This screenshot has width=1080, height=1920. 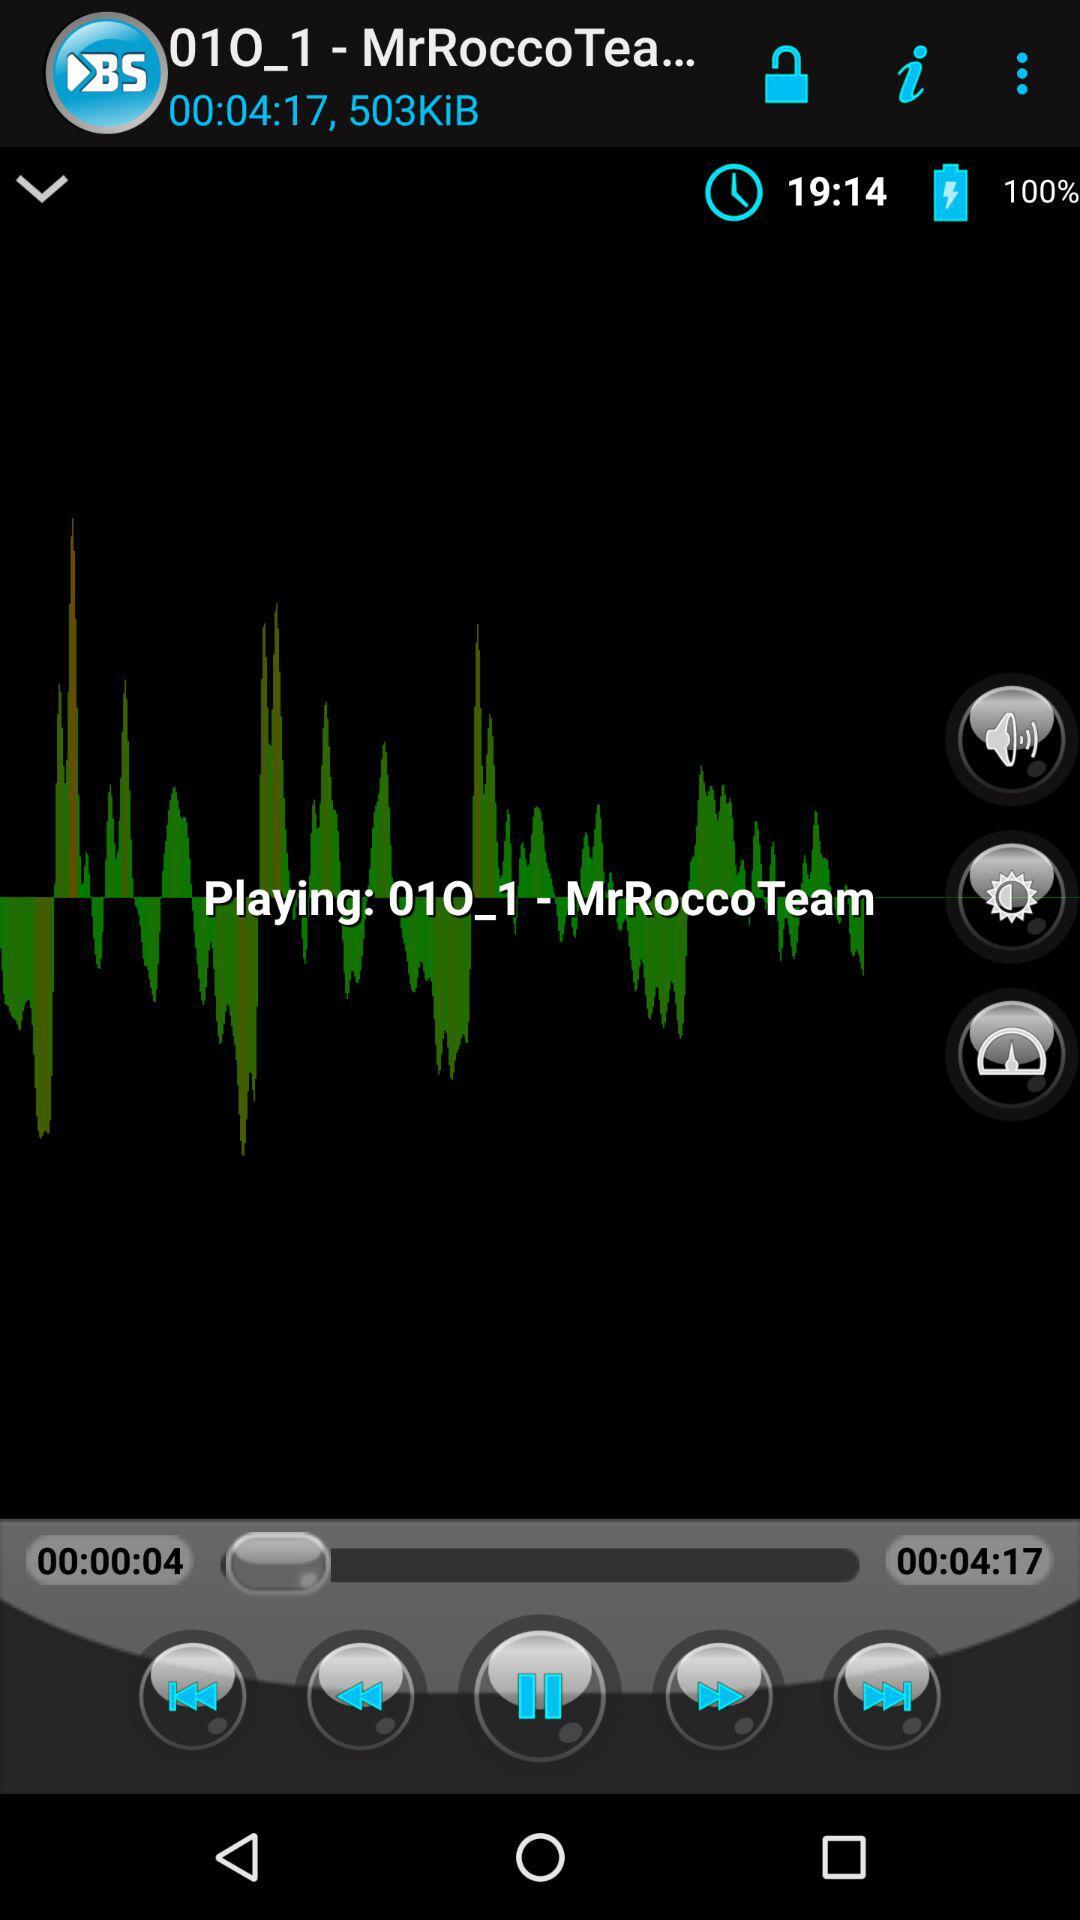 What do you see at coordinates (1011, 738) in the screenshot?
I see `volume settings option` at bounding box center [1011, 738].